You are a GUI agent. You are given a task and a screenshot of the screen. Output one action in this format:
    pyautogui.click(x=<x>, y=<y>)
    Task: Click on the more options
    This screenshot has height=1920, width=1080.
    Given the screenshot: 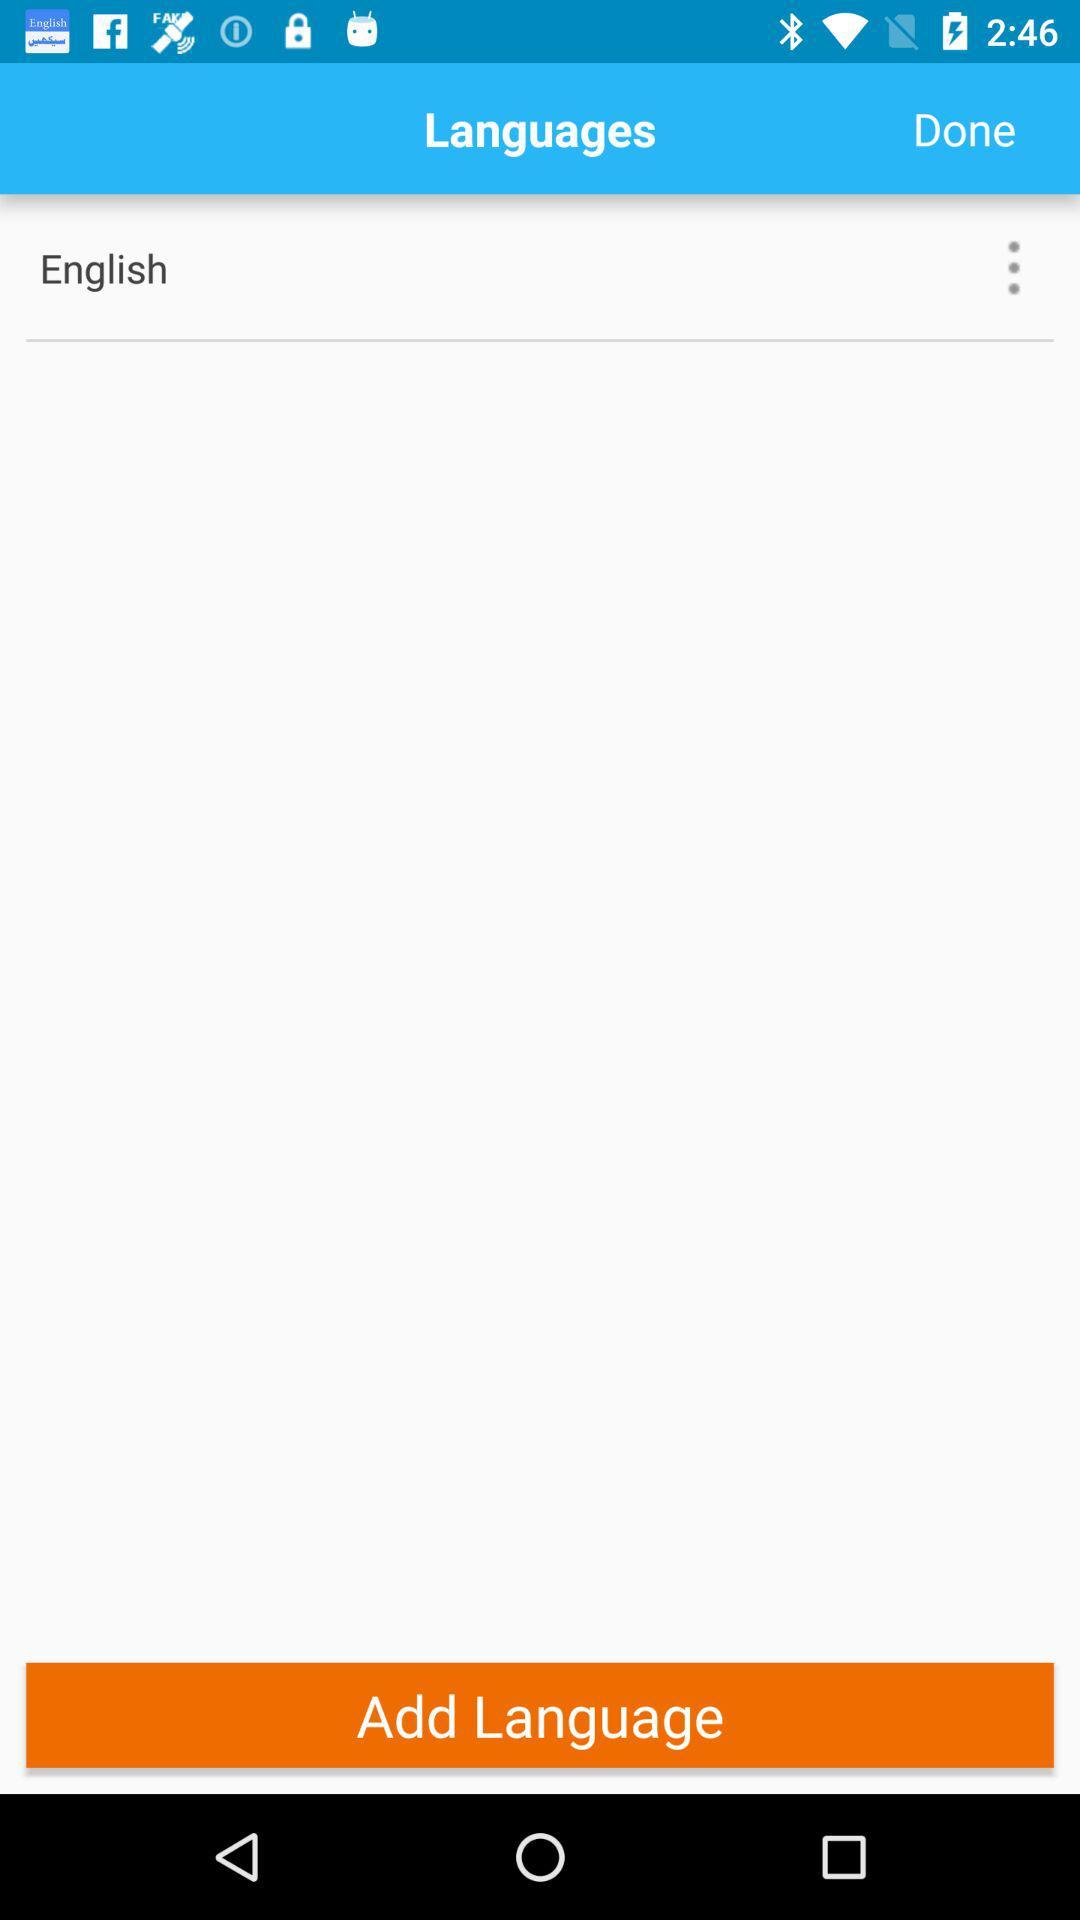 What is the action you would take?
    pyautogui.click(x=1014, y=266)
    